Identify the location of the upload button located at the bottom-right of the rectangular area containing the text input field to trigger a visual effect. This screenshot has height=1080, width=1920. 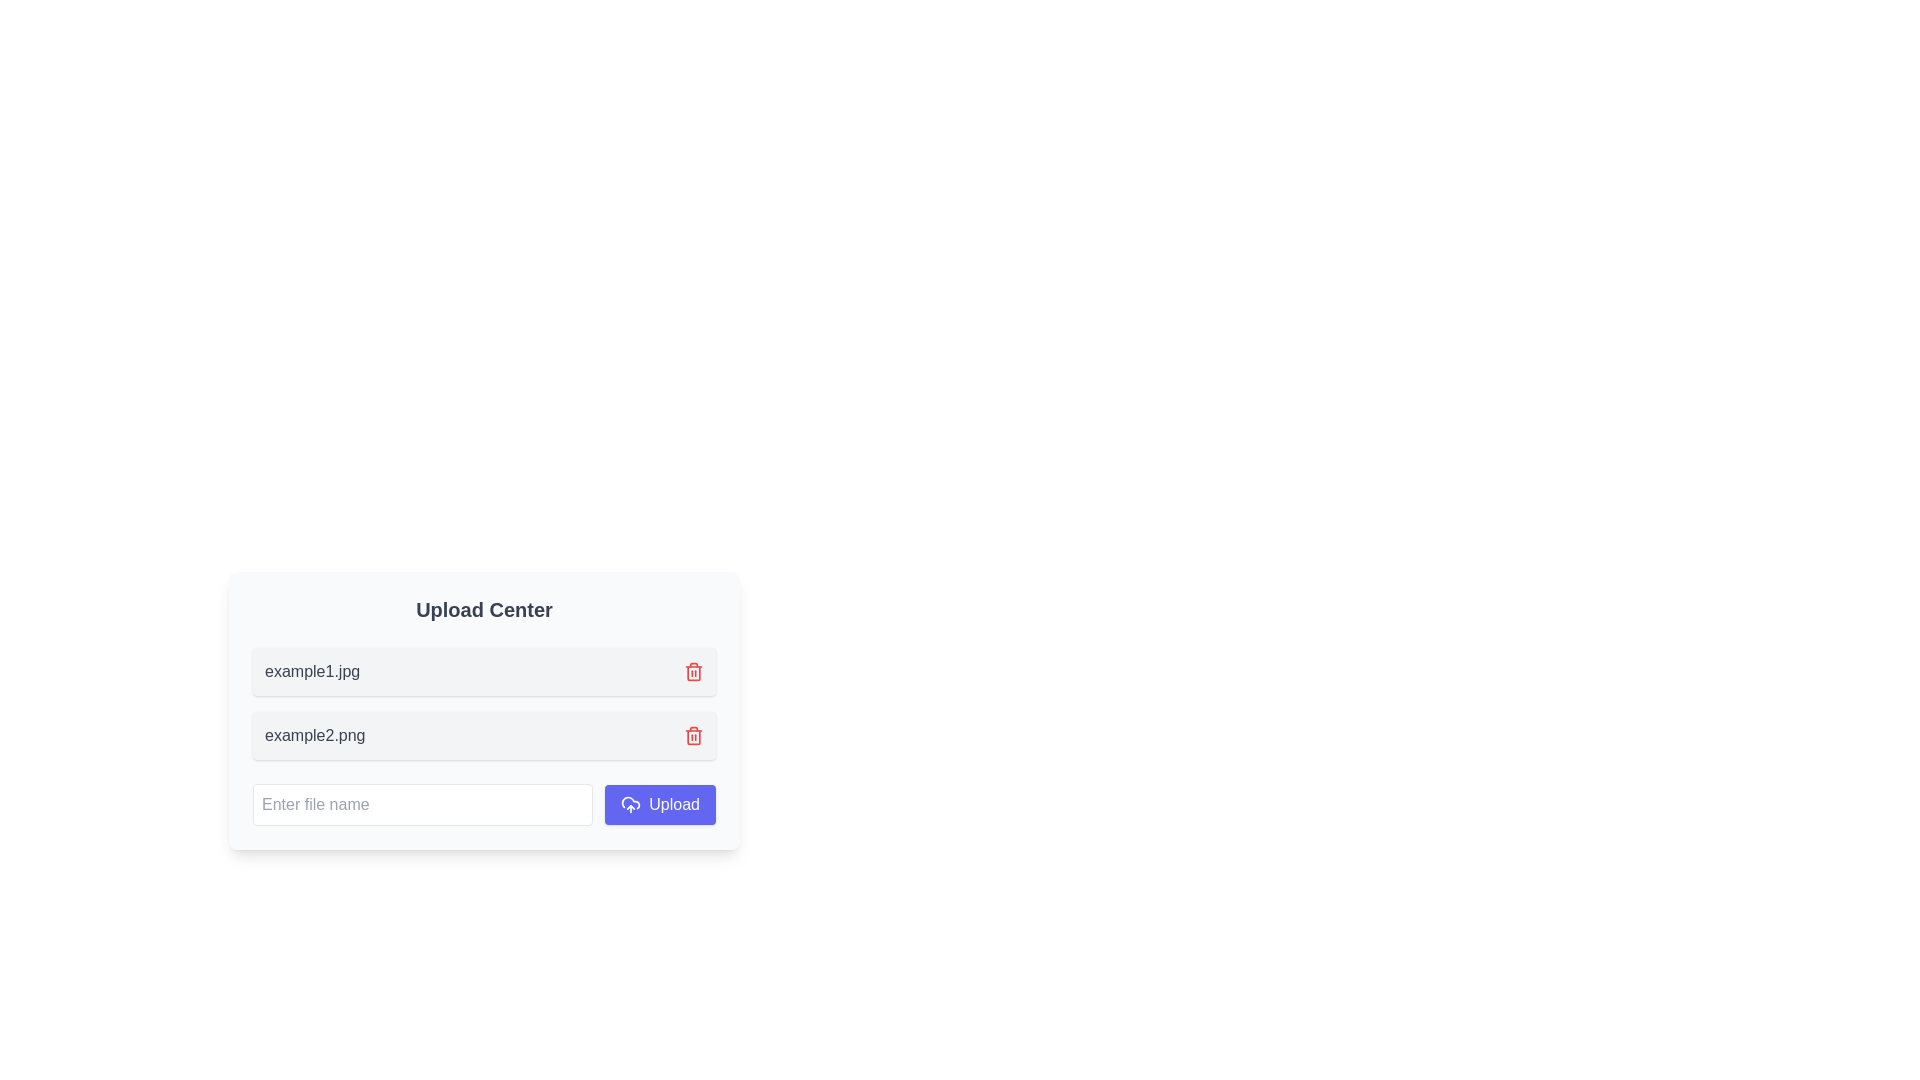
(660, 804).